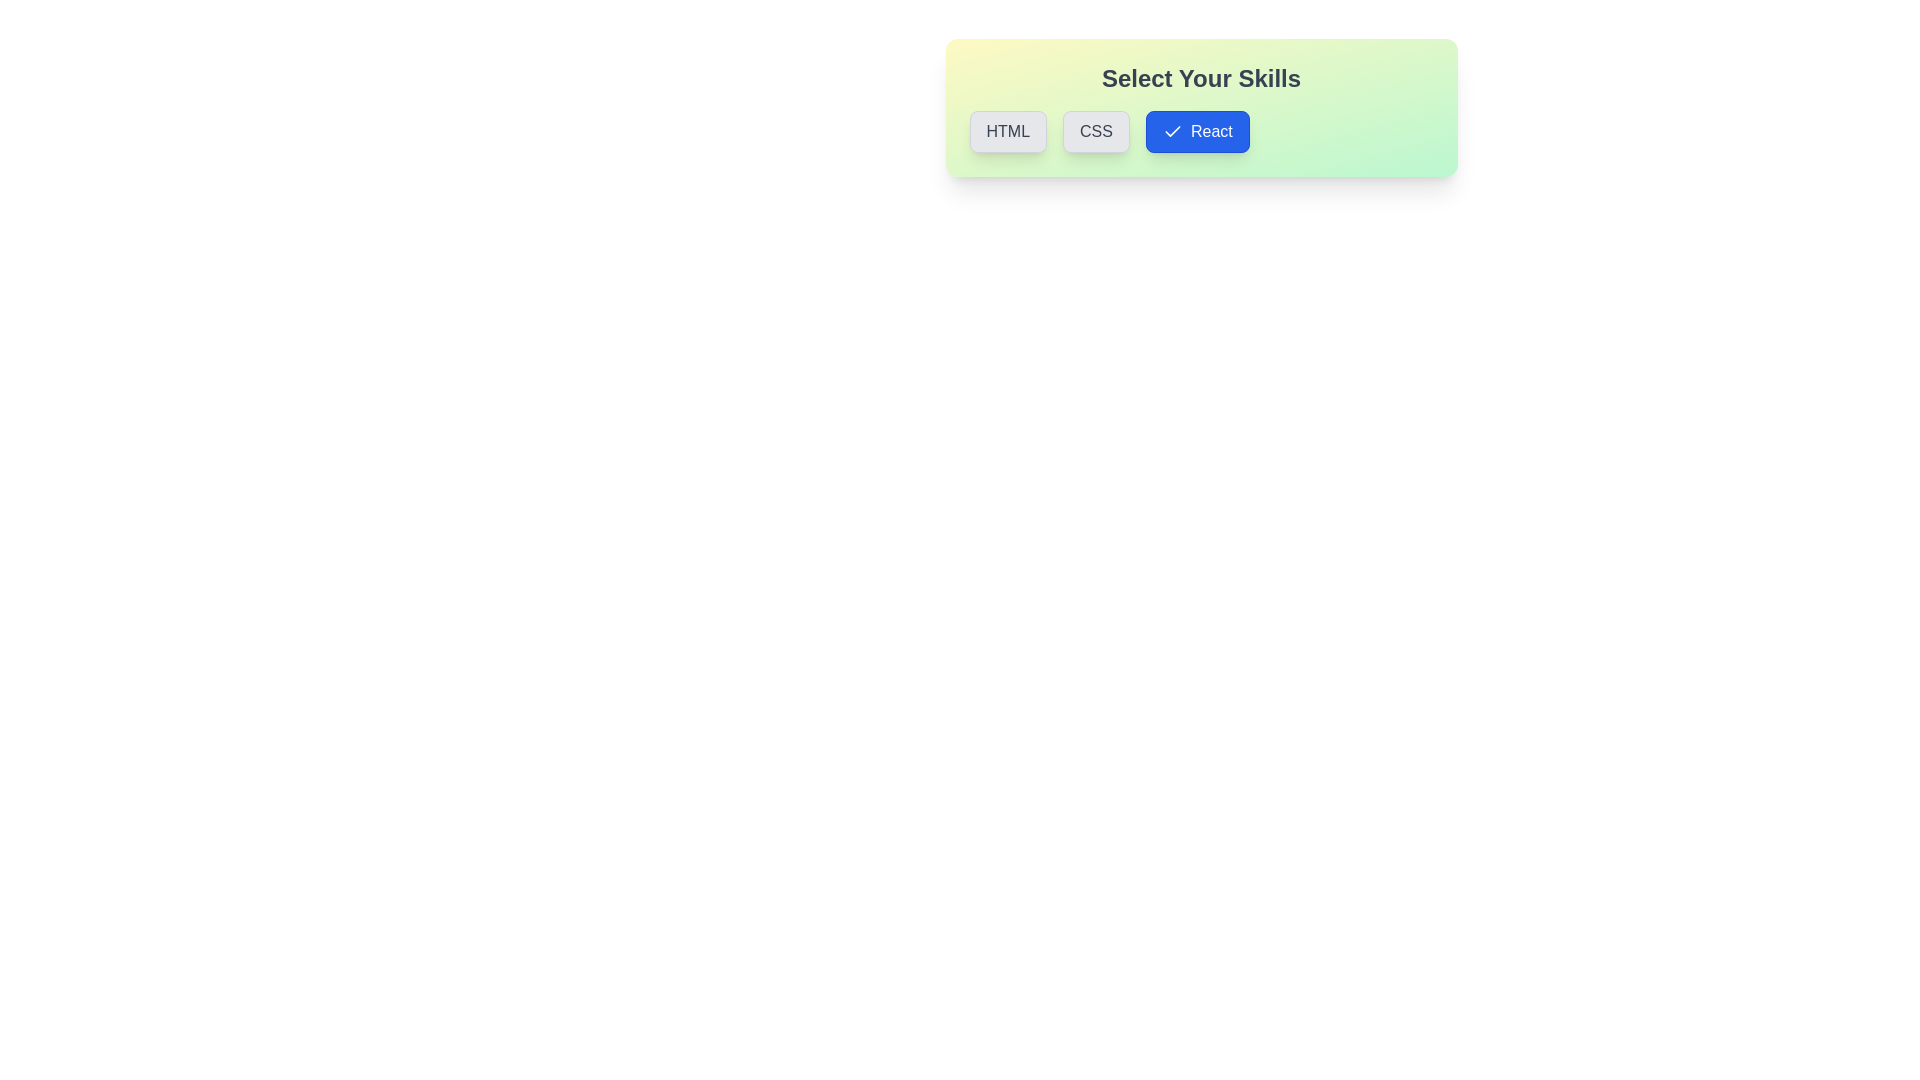 This screenshot has width=1920, height=1080. Describe the element at coordinates (1197, 131) in the screenshot. I see `the skill React by clicking its respective button` at that location.